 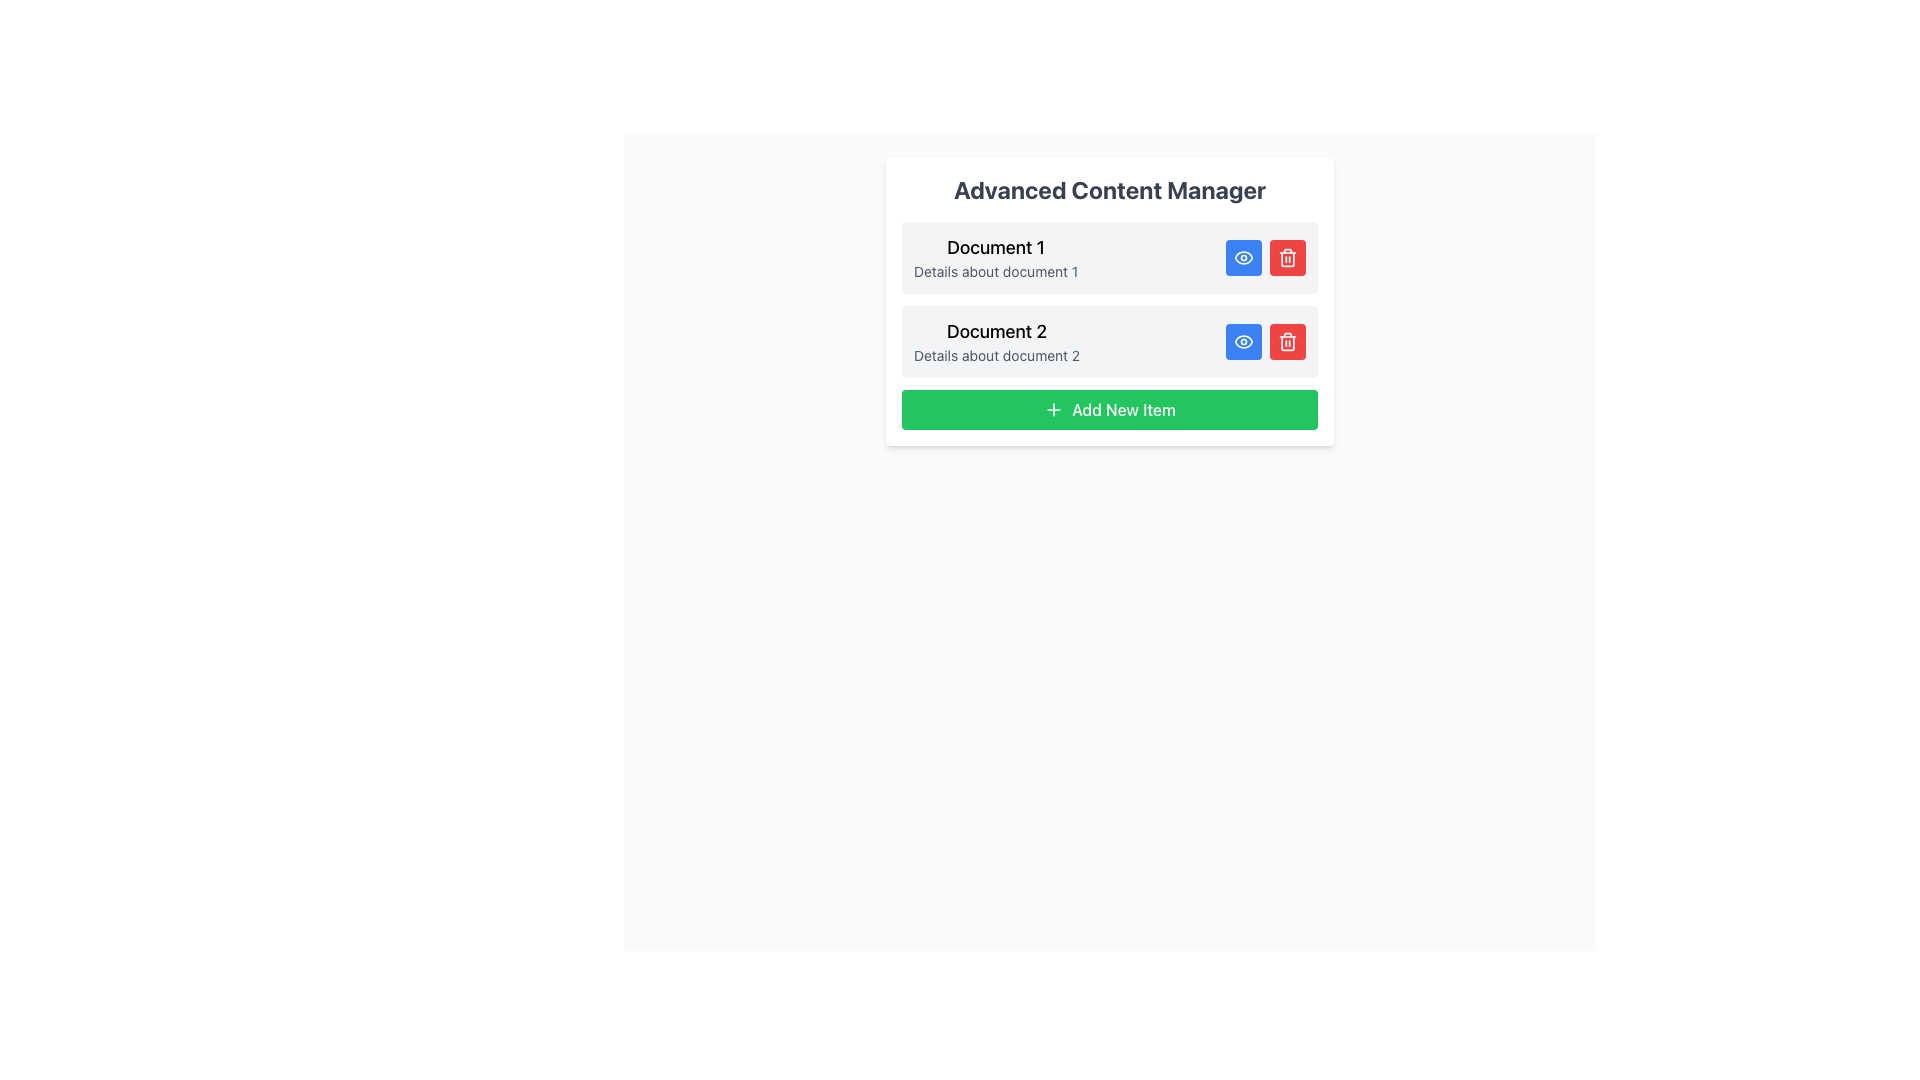 What do you see at coordinates (1287, 257) in the screenshot?
I see `the delete button represented by a trash can icon with a red background located in the top-right corner of the second document row to initiate the deletion process` at bounding box center [1287, 257].